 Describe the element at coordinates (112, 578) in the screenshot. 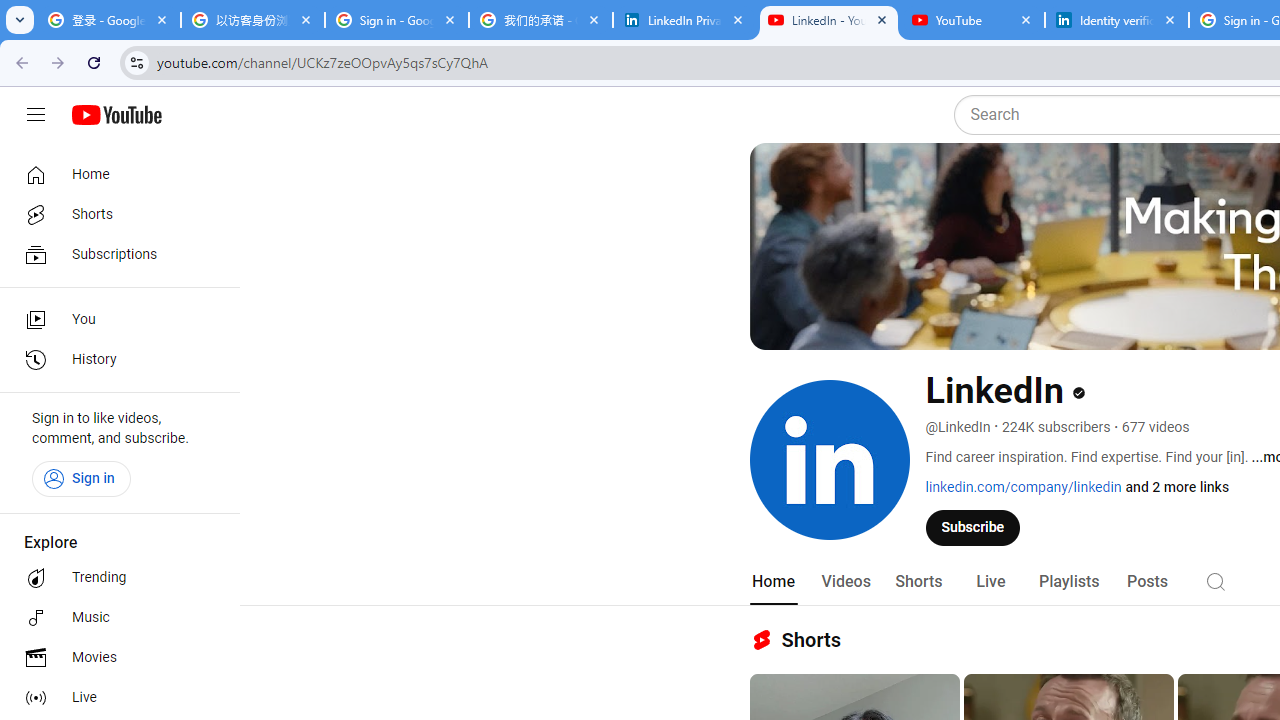

I see `'Trending'` at that location.